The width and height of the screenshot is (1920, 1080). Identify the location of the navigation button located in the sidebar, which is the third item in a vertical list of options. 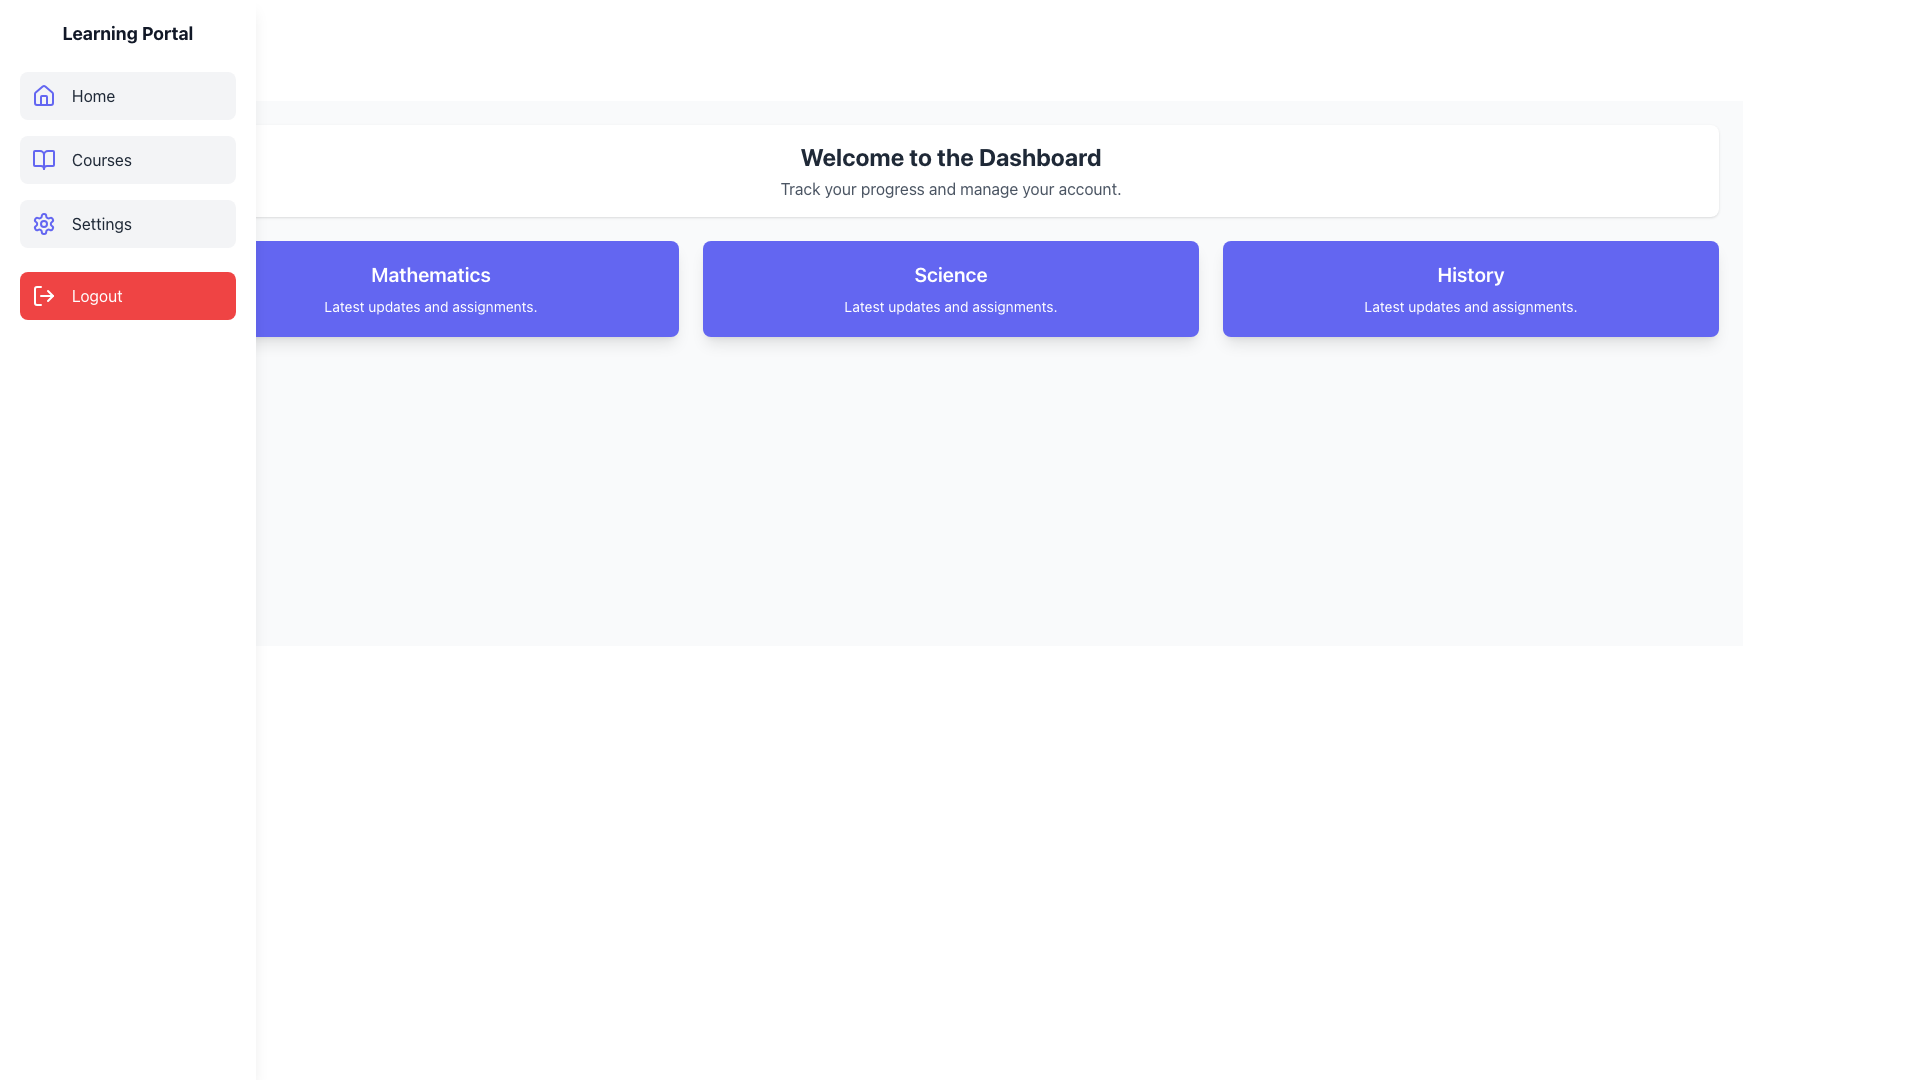
(127, 223).